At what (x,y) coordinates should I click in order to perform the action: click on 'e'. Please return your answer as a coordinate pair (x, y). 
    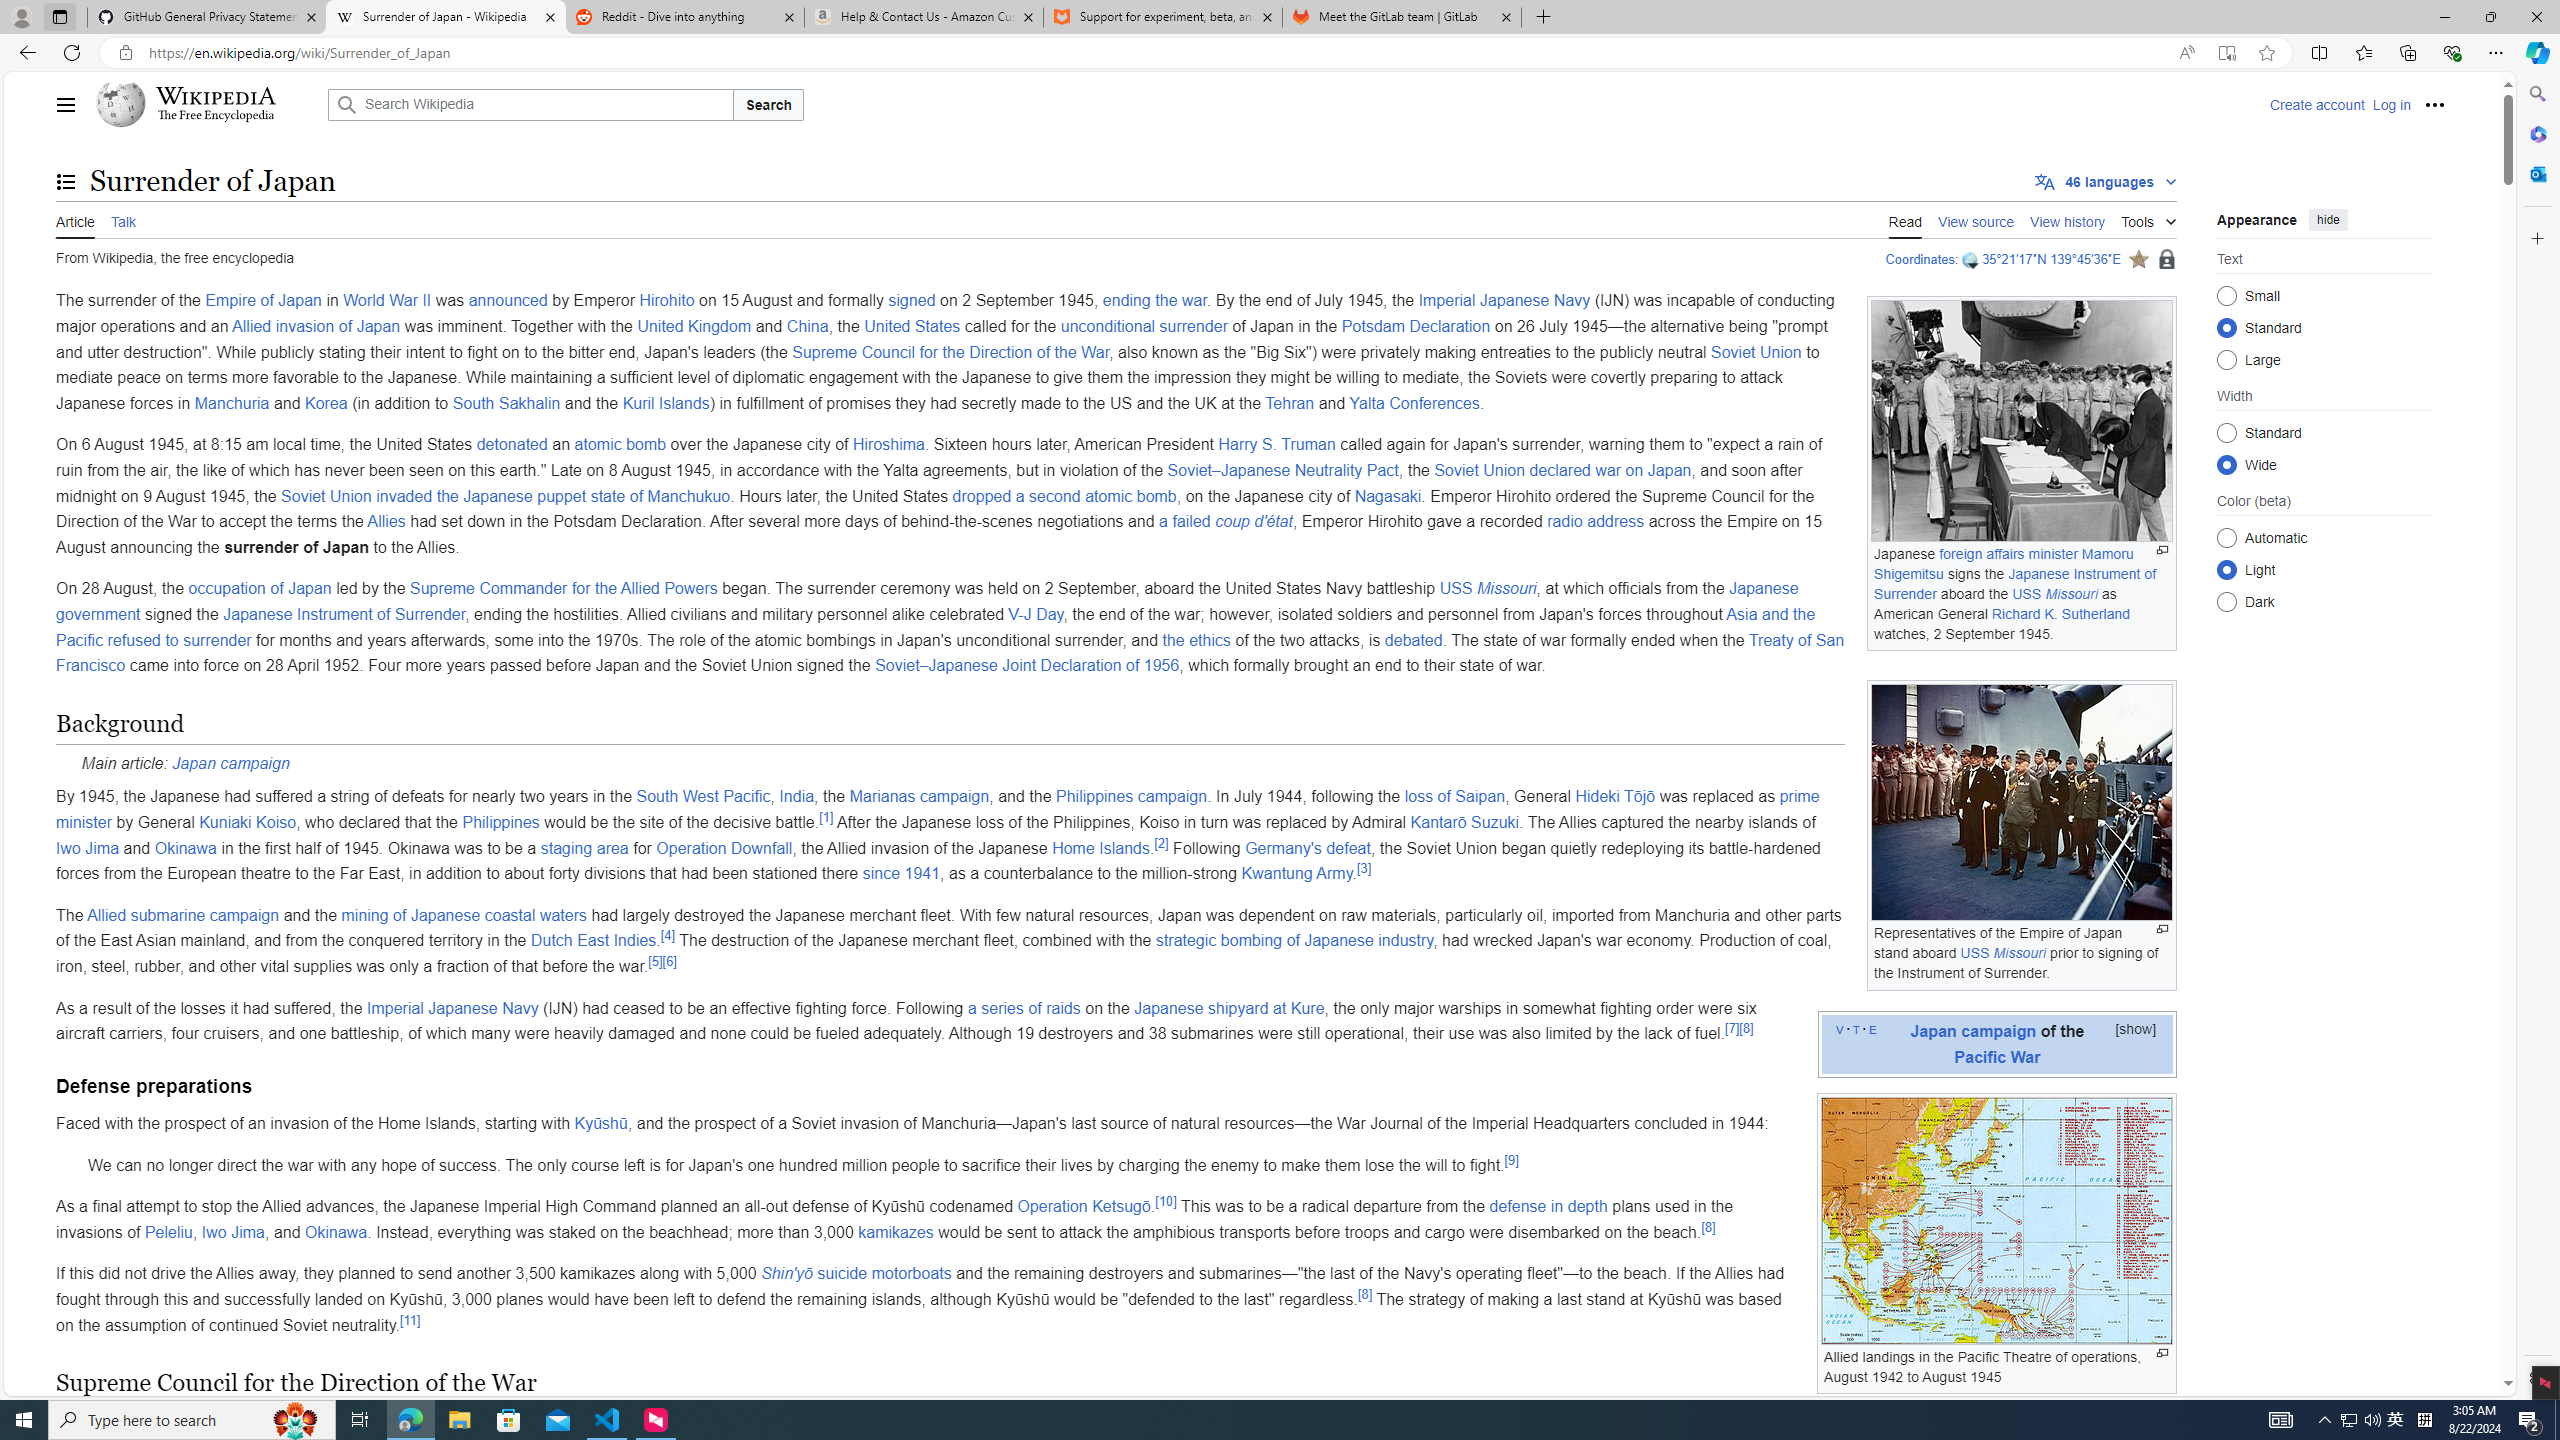
    Looking at the image, I should click on (1871, 1027).